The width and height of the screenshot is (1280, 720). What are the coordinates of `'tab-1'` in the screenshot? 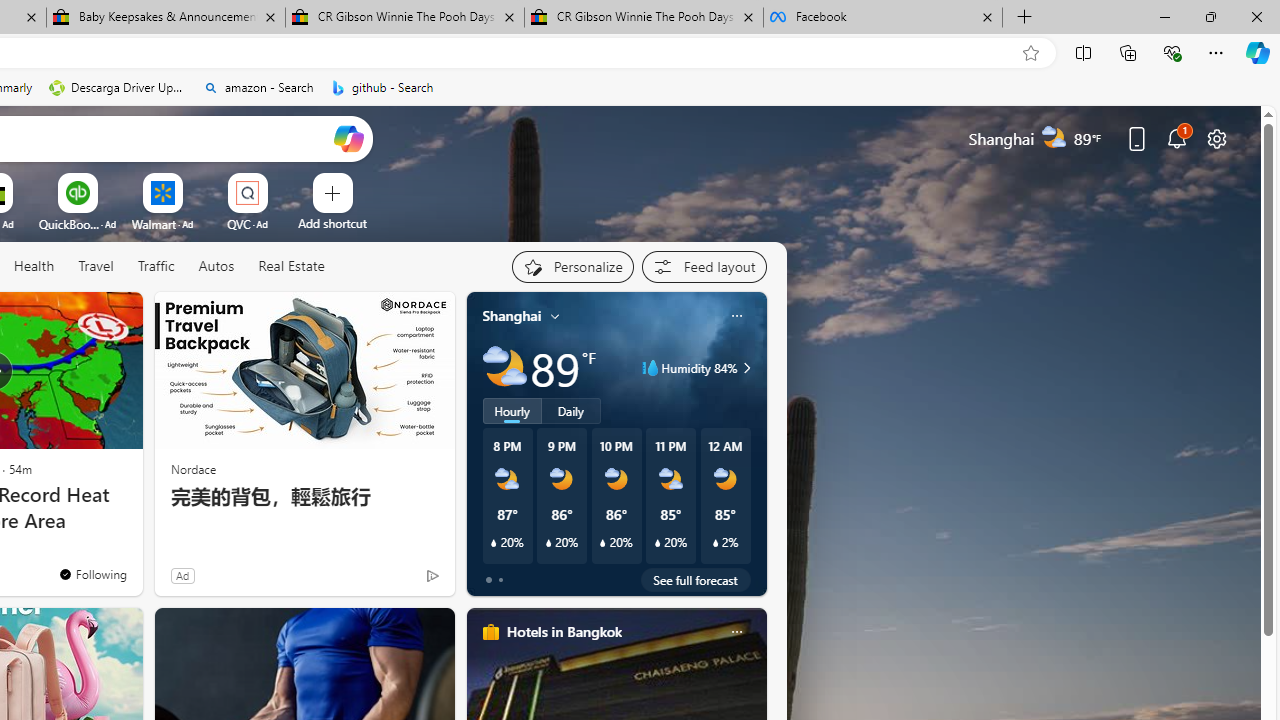 It's located at (500, 579).